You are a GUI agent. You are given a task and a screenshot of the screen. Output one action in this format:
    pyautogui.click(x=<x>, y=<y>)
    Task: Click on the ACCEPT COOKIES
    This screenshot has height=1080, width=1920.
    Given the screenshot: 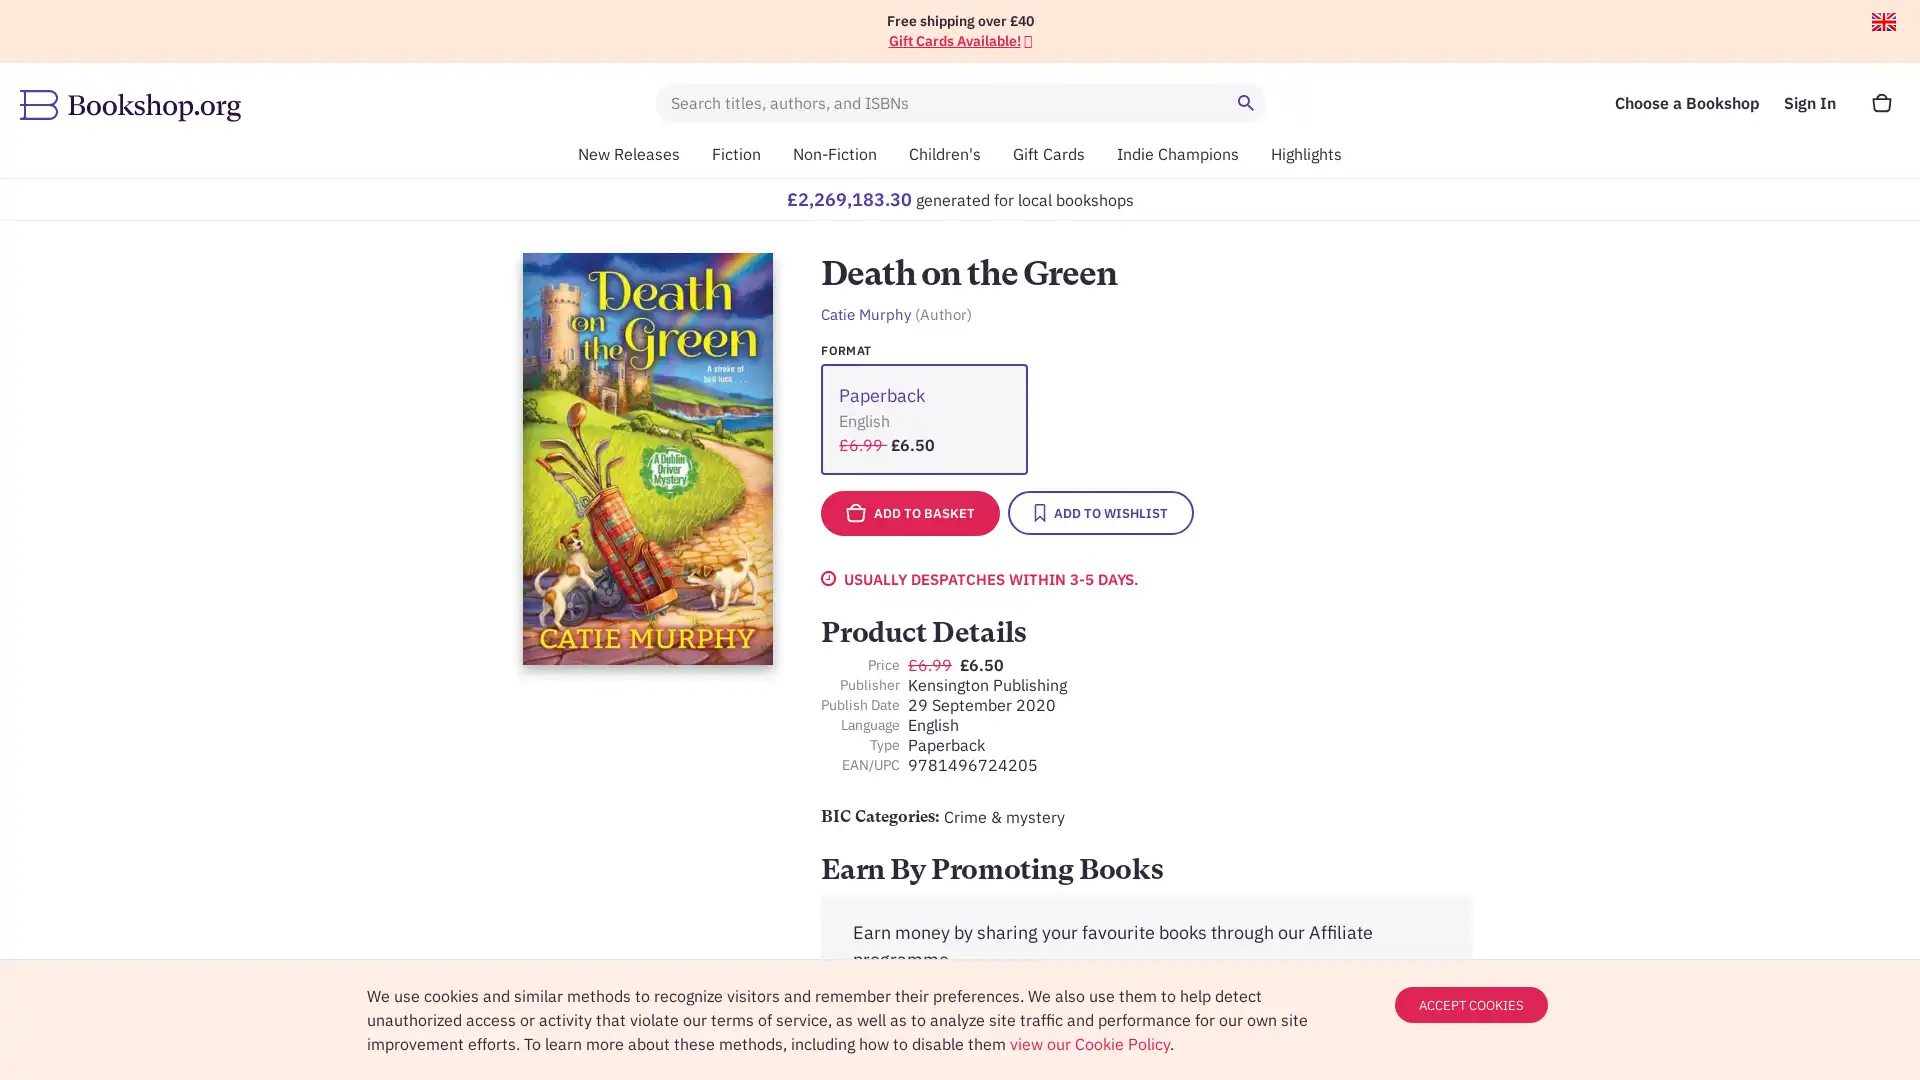 What is the action you would take?
    pyautogui.click(x=1470, y=1004)
    